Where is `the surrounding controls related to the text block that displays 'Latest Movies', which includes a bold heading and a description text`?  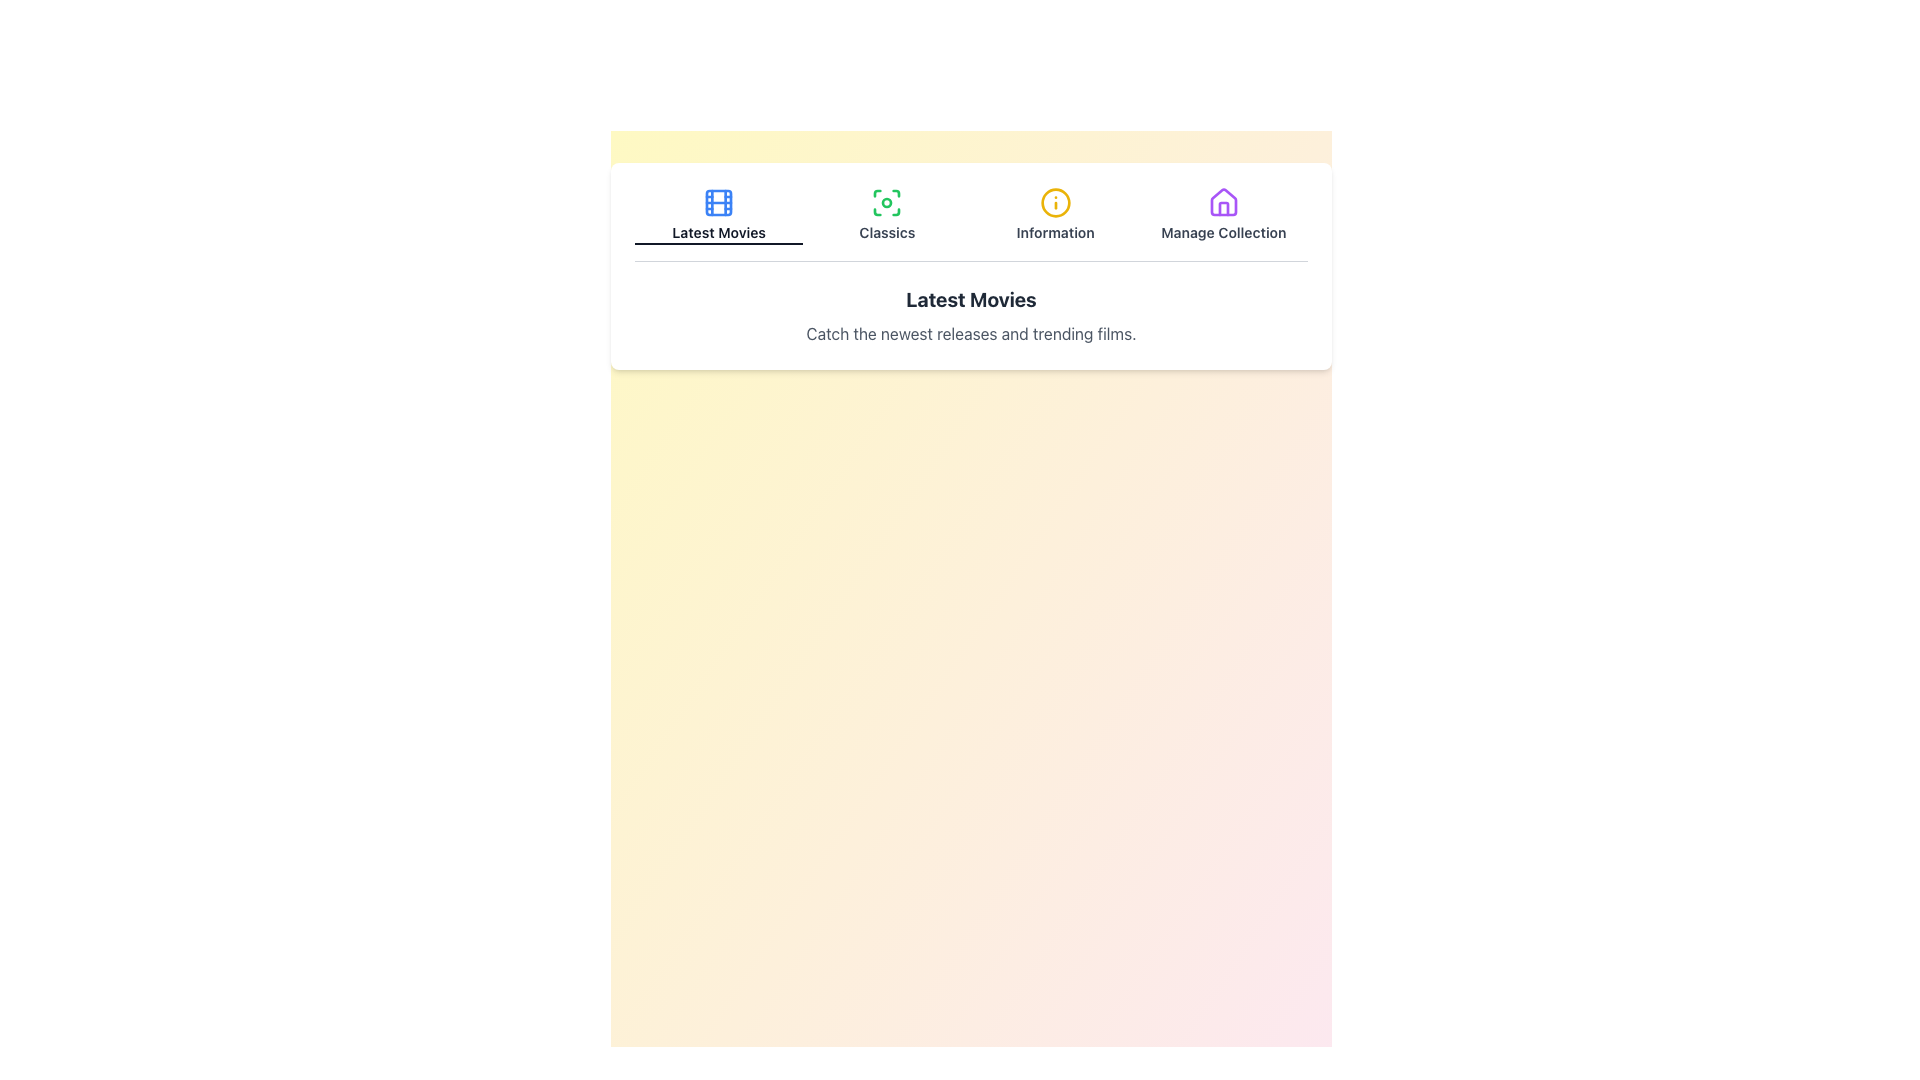
the surrounding controls related to the text block that displays 'Latest Movies', which includes a bold heading and a description text is located at coordinates (971, 315).